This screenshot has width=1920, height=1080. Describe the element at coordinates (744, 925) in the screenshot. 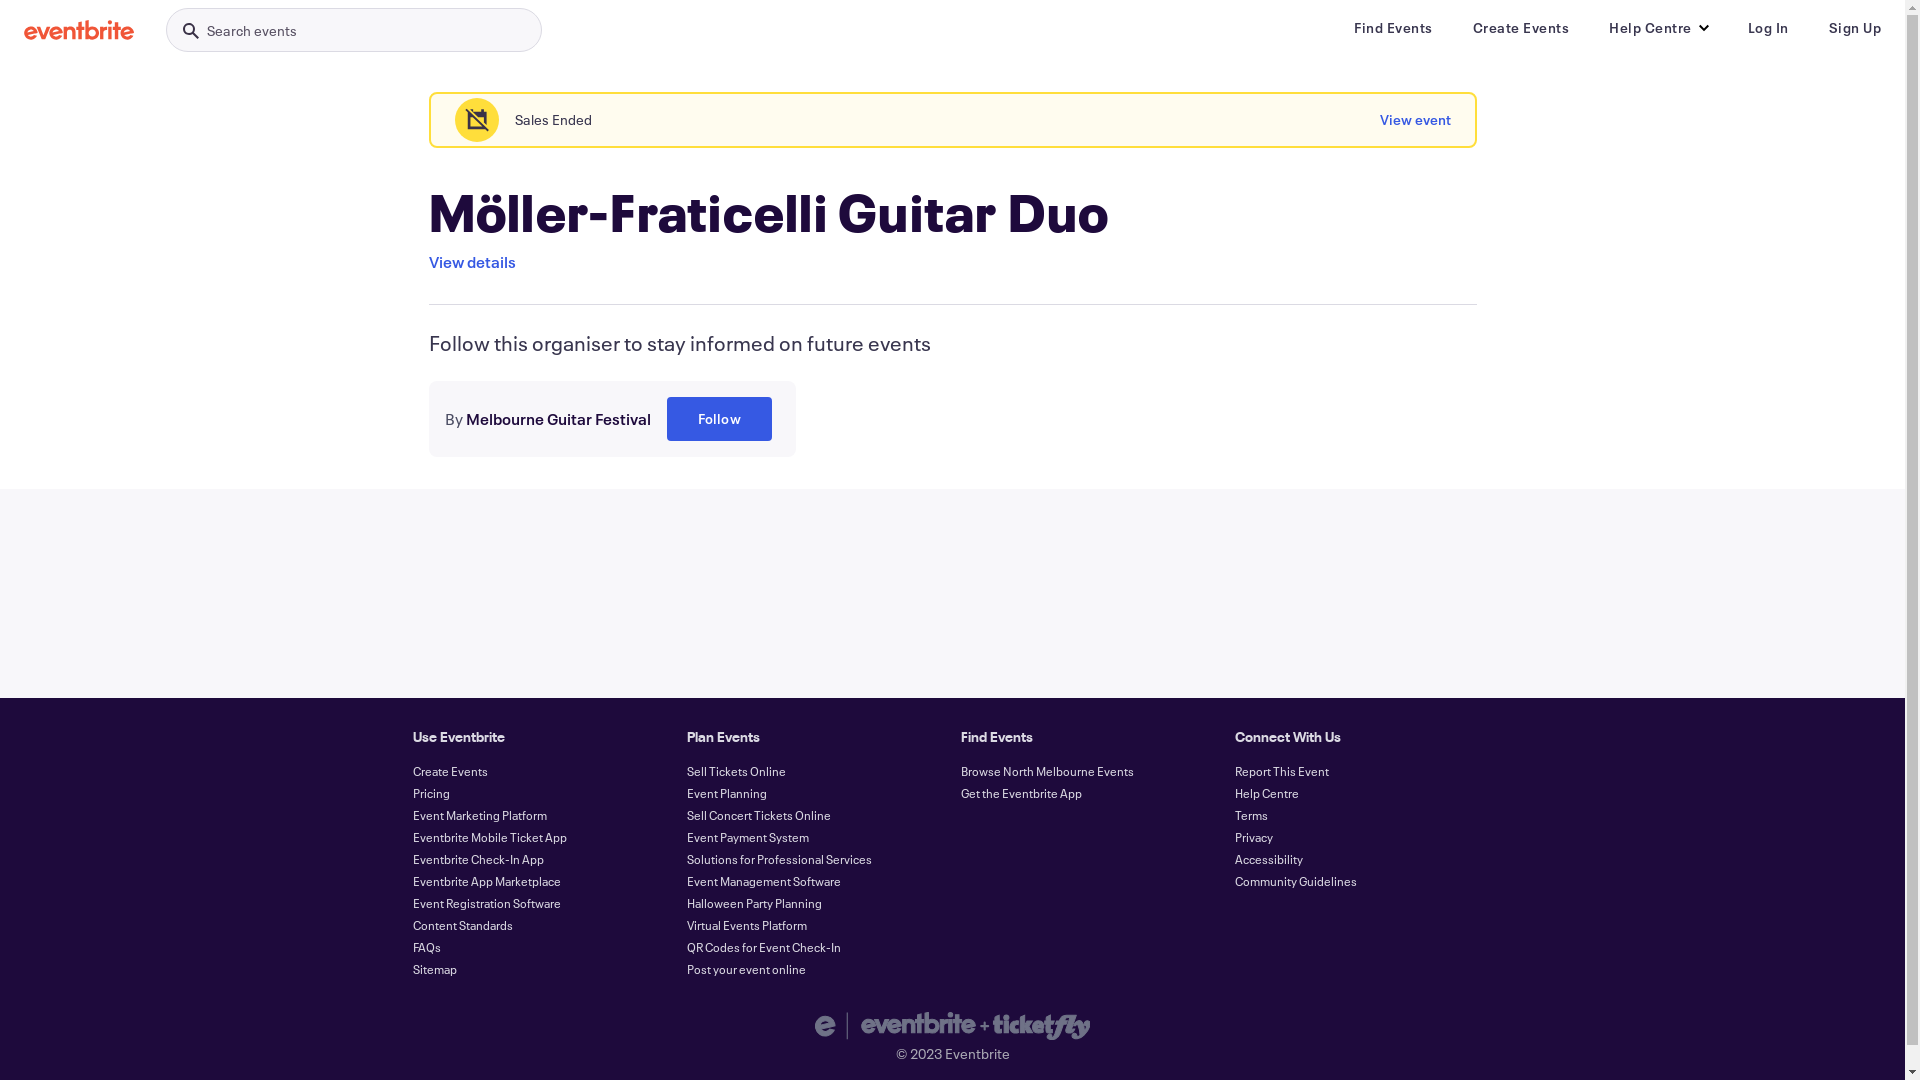

I see `'Virtual Events Platform'` at that location.